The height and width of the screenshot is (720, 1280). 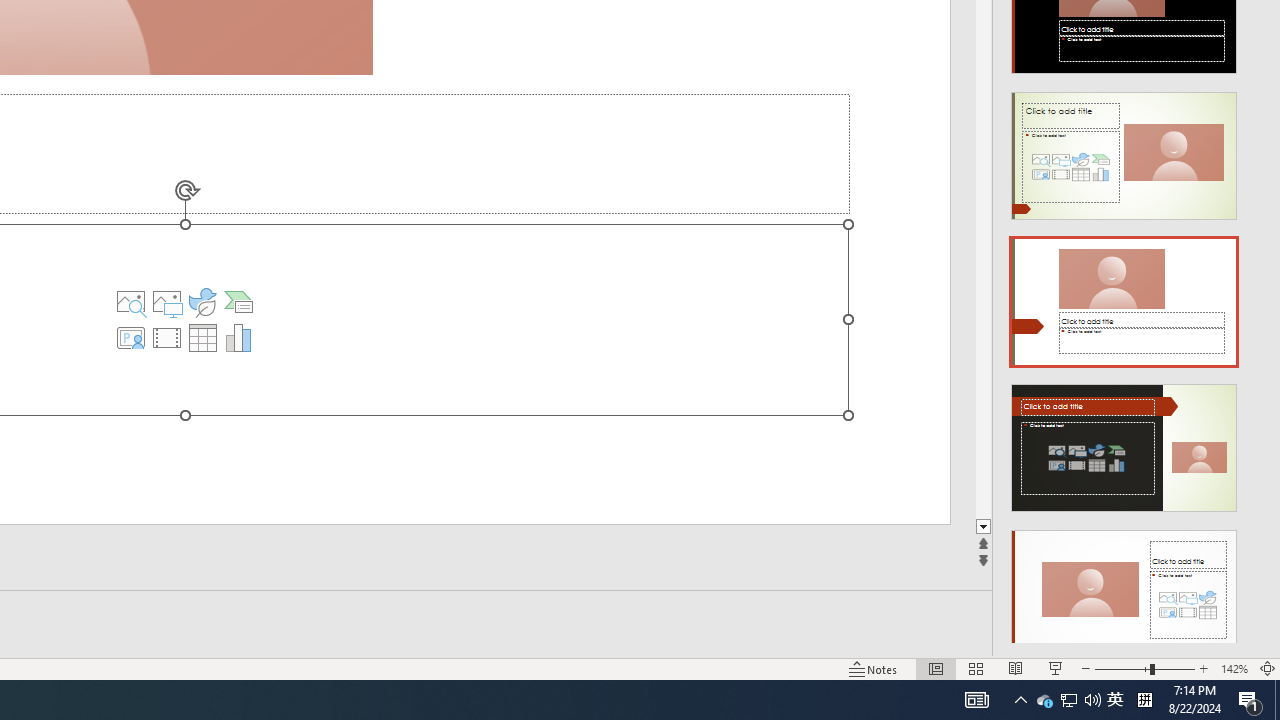 I want to click on 'Insert Chart', so click(x=238, y=337).